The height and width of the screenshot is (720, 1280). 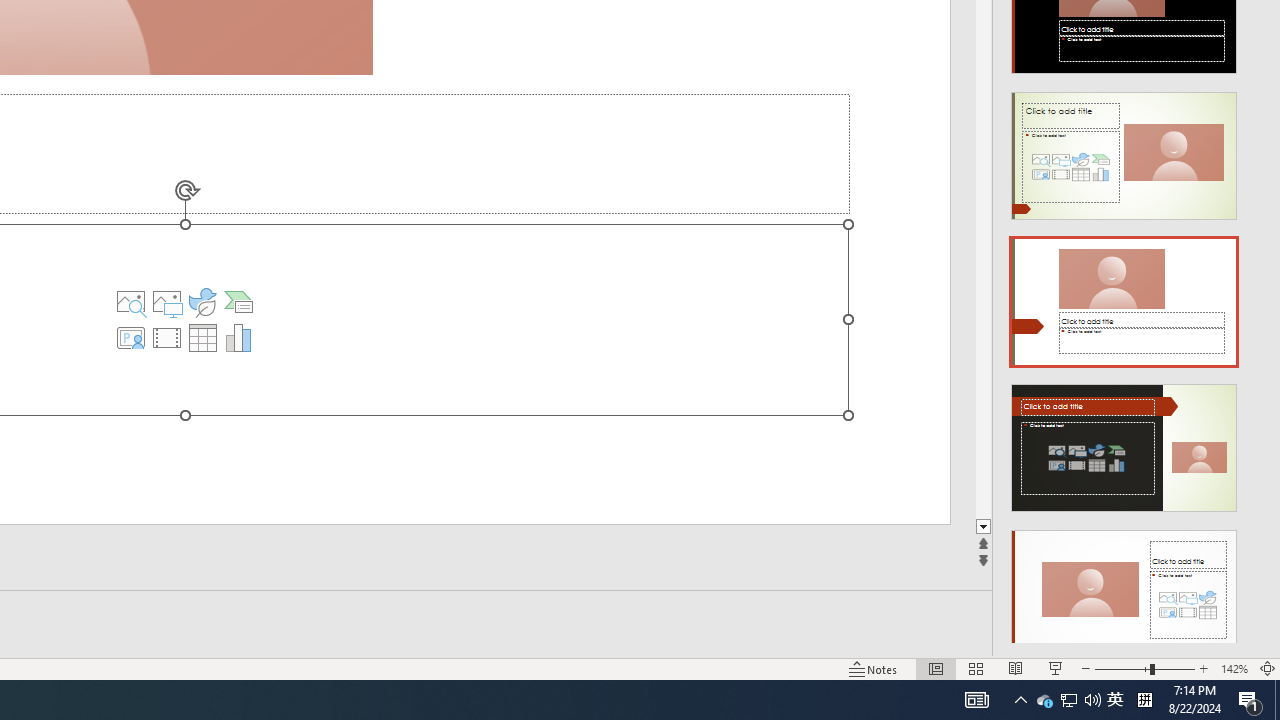 I want to click on 'Insert Chart', so click(x=238, y=337).